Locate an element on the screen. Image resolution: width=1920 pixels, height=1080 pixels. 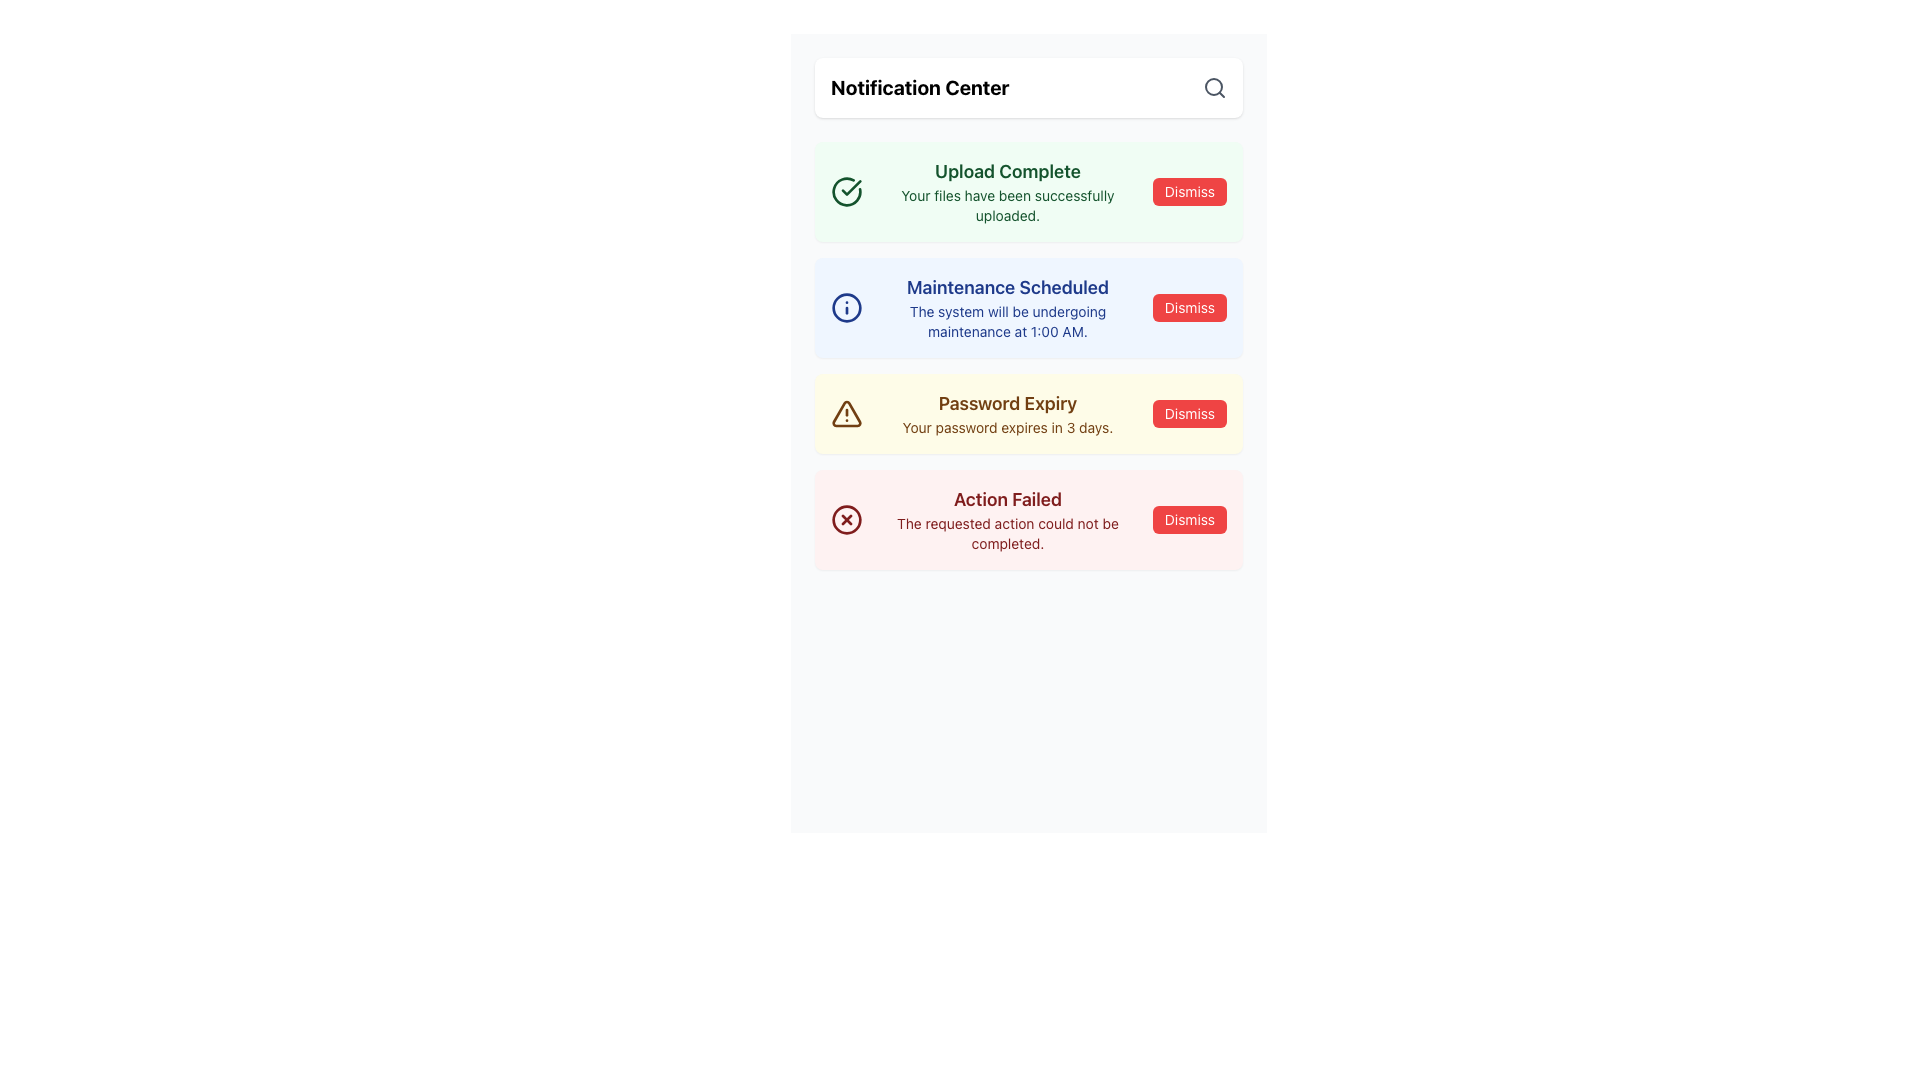
bold text label 'Action Failed' at the top of the last notification box in the Notification Center interface is located at coordinates (1008, 499).